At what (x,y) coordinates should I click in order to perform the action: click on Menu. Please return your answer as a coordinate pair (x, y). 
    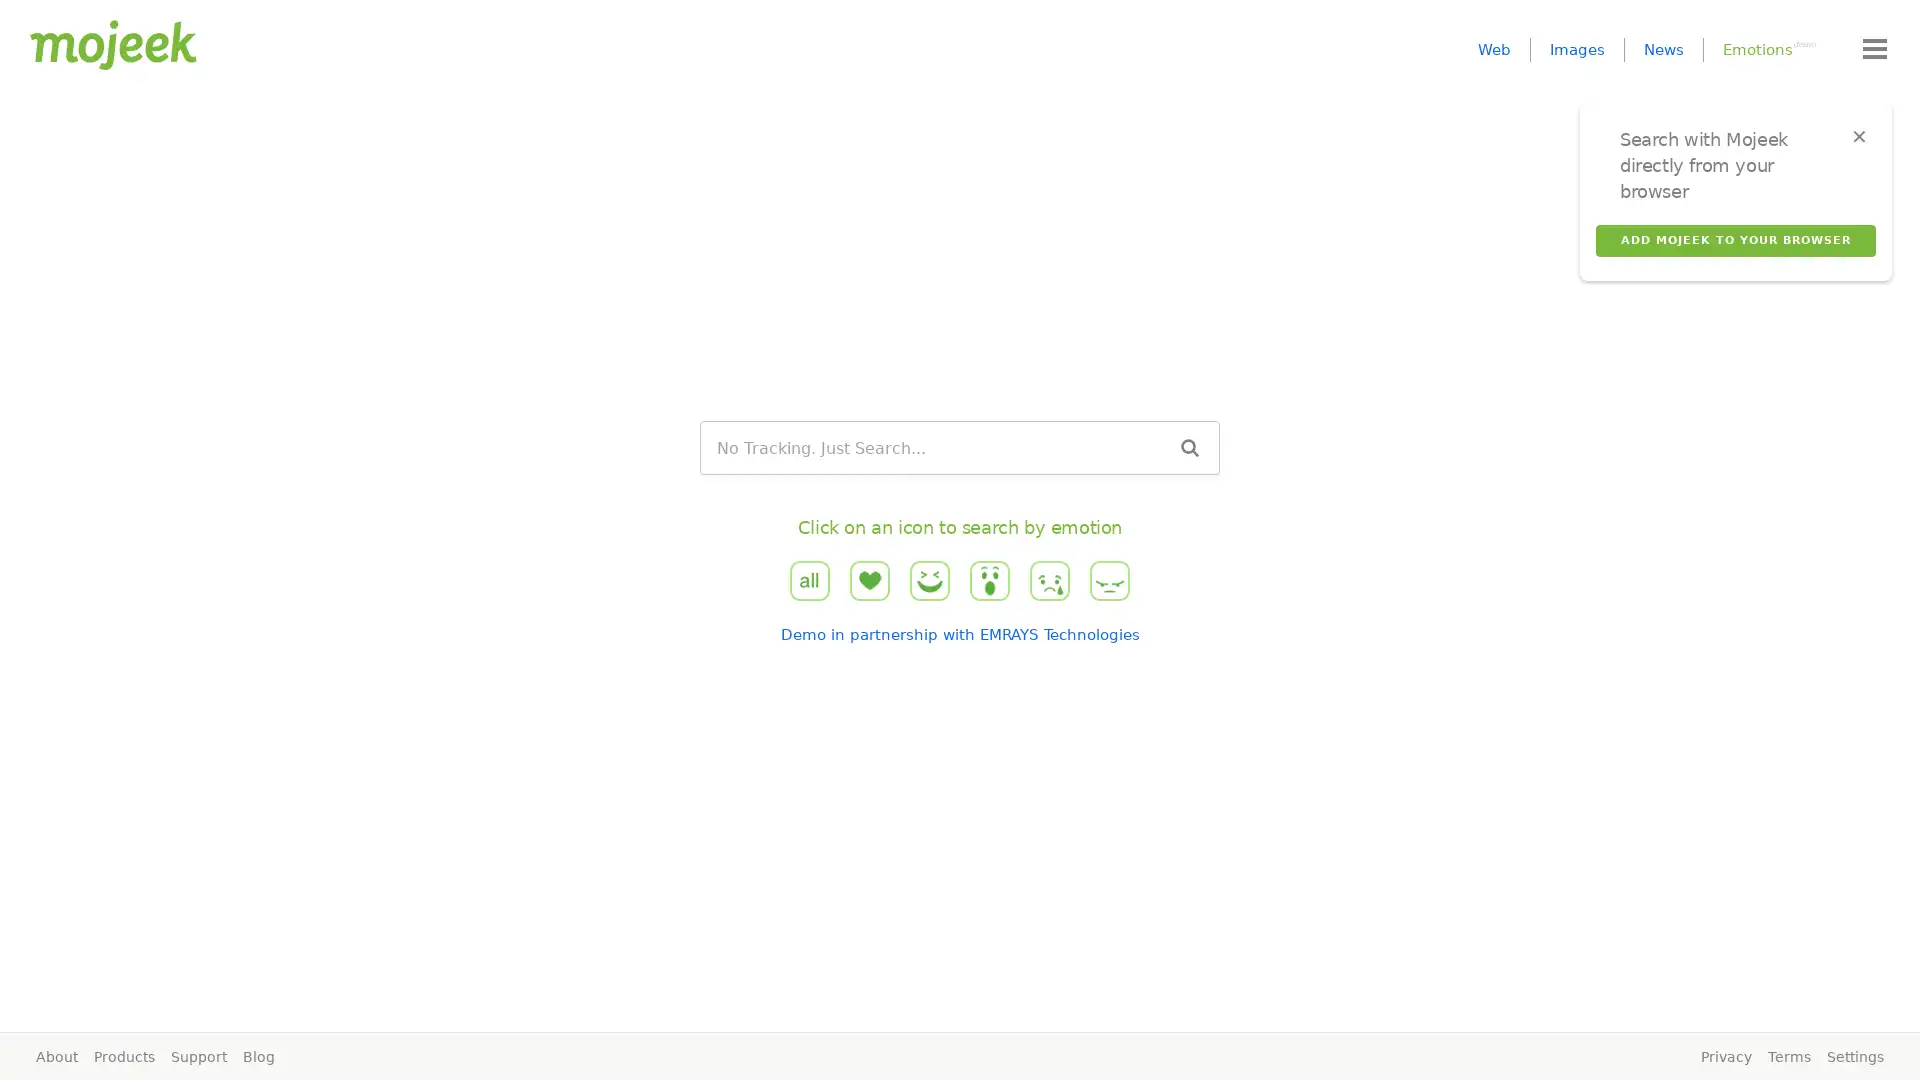
    Looking at the image, I should click on (1874, 46).